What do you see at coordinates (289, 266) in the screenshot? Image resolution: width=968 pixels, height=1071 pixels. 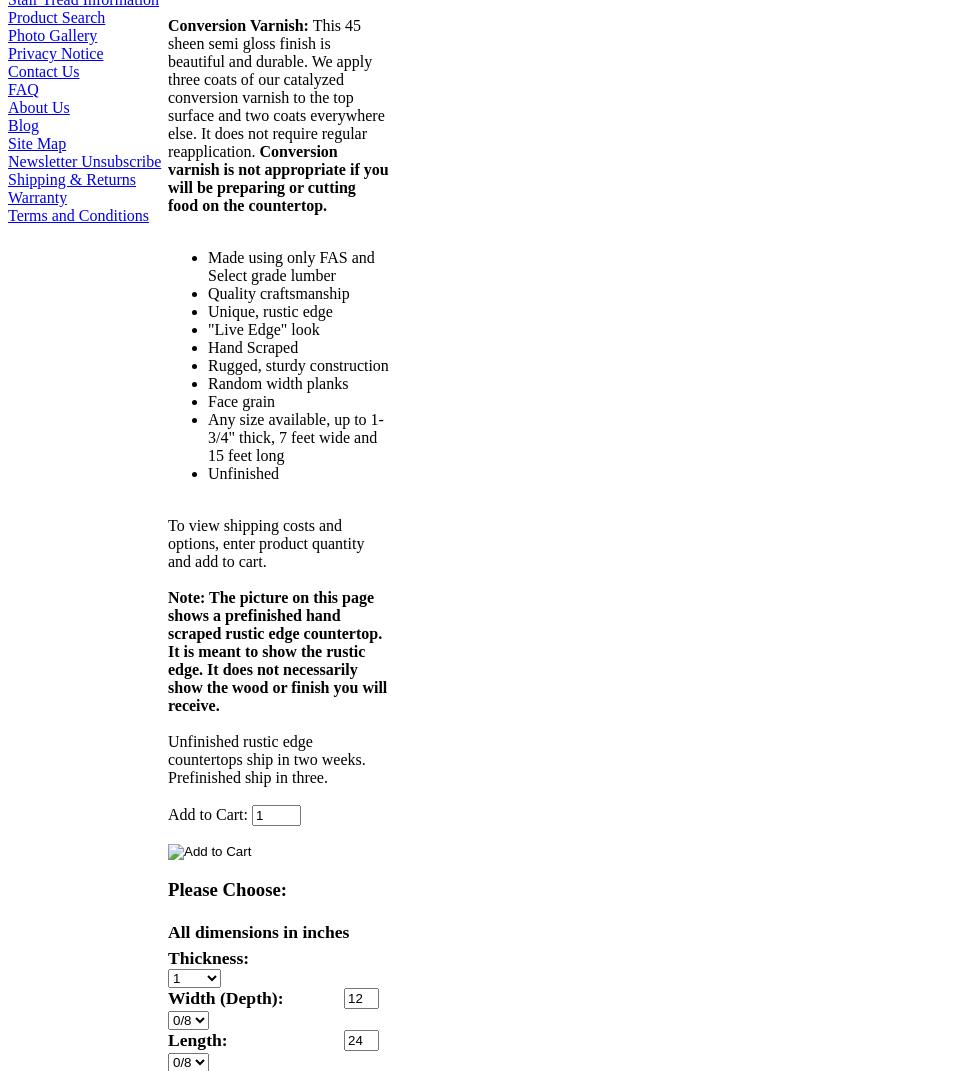 I see `'Made using only FAS and Select grade lumber'` at bounding box center [289, 266].